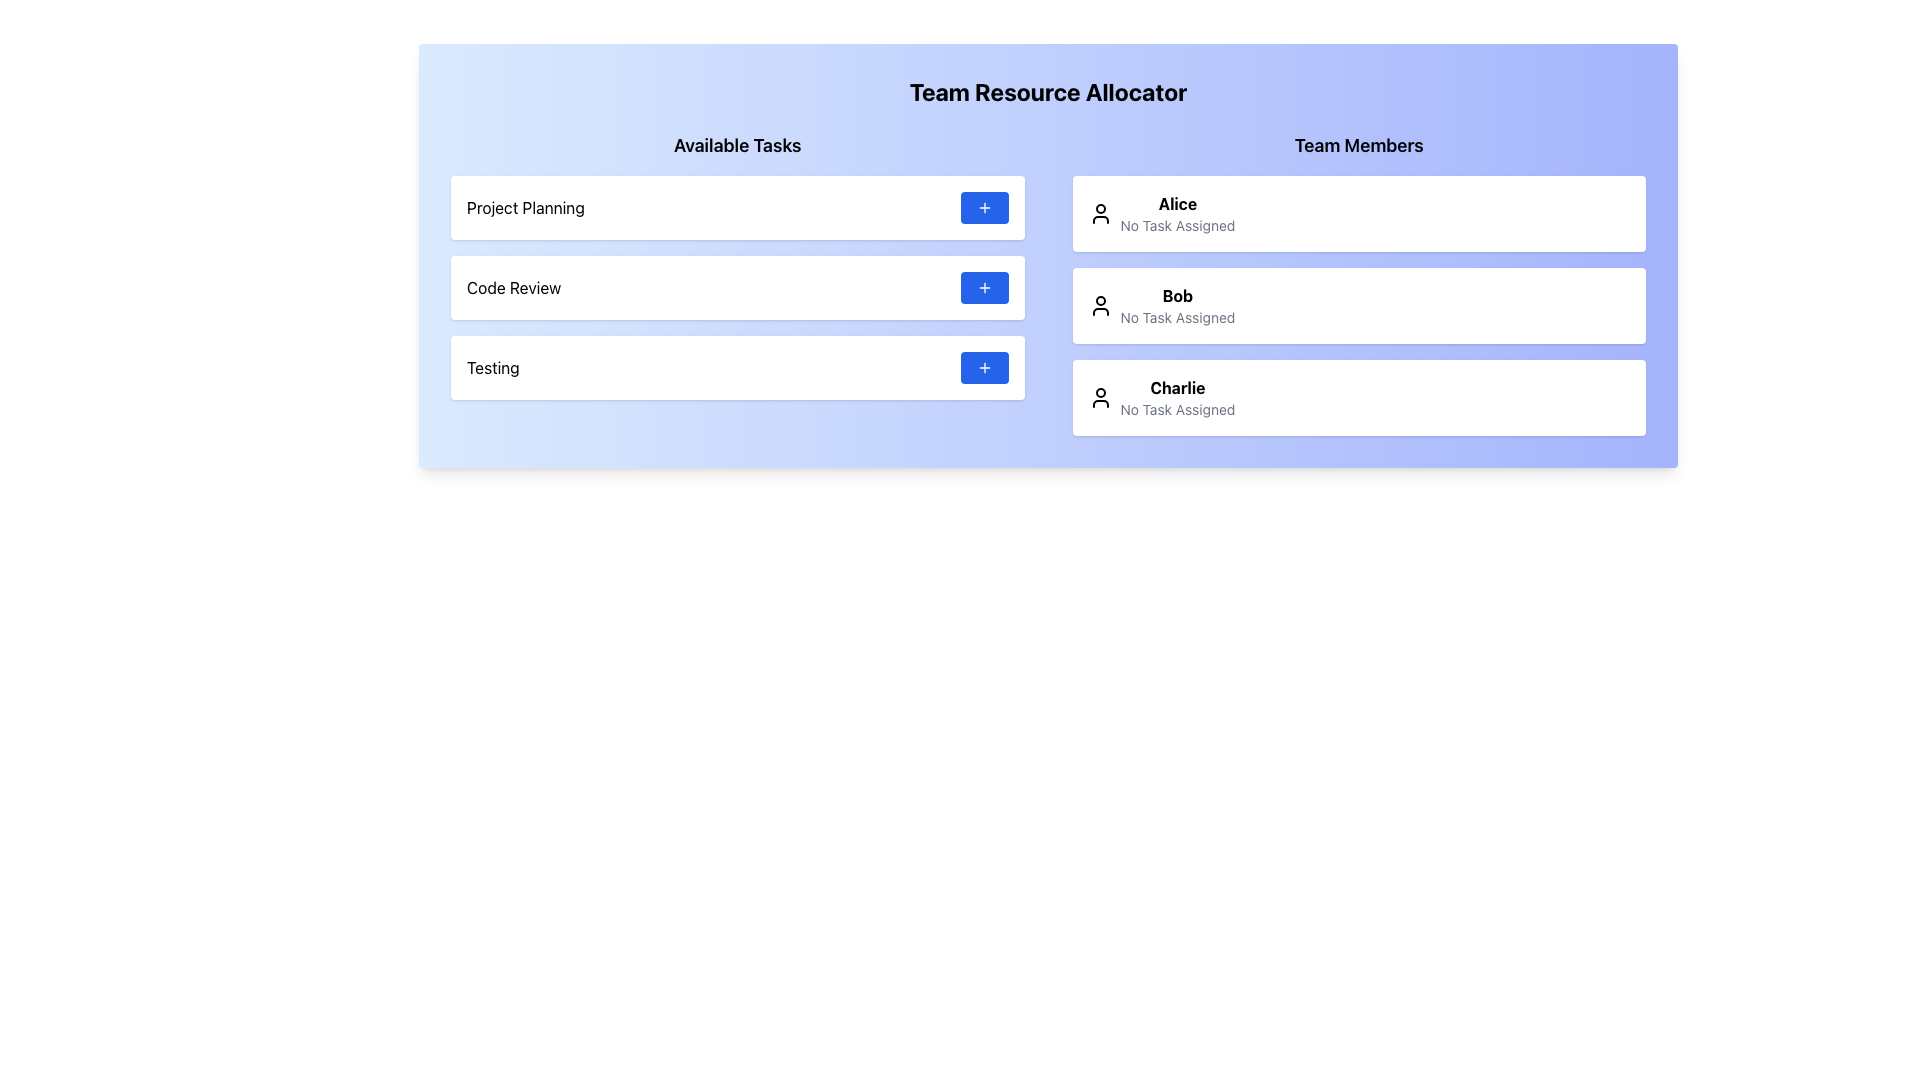 This screenshot has width=1920, height=1080. I want to click on the label indicating the team member 'Alice' in the 'Team Members' section, located above 'No Task Assigned', so click(1177, 204).